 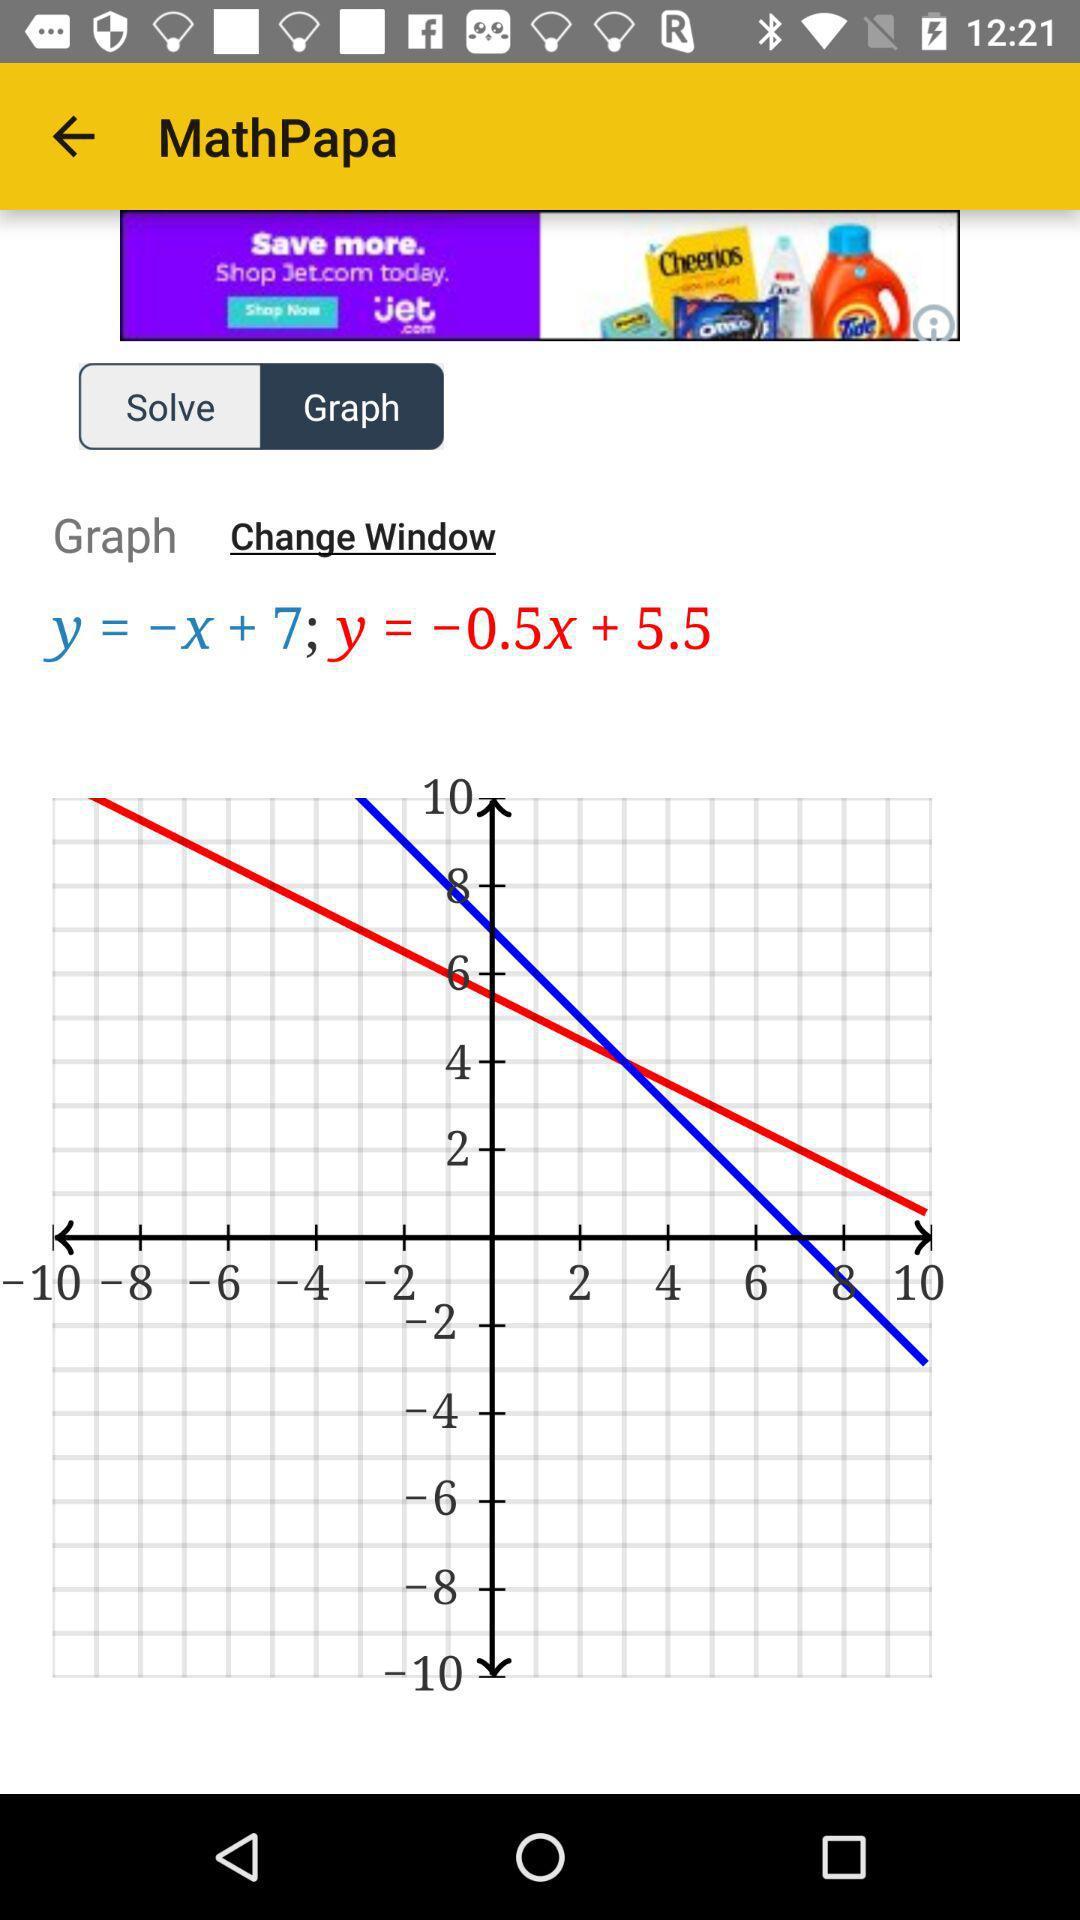 I want to click on advert, so click(x=540, y=274).